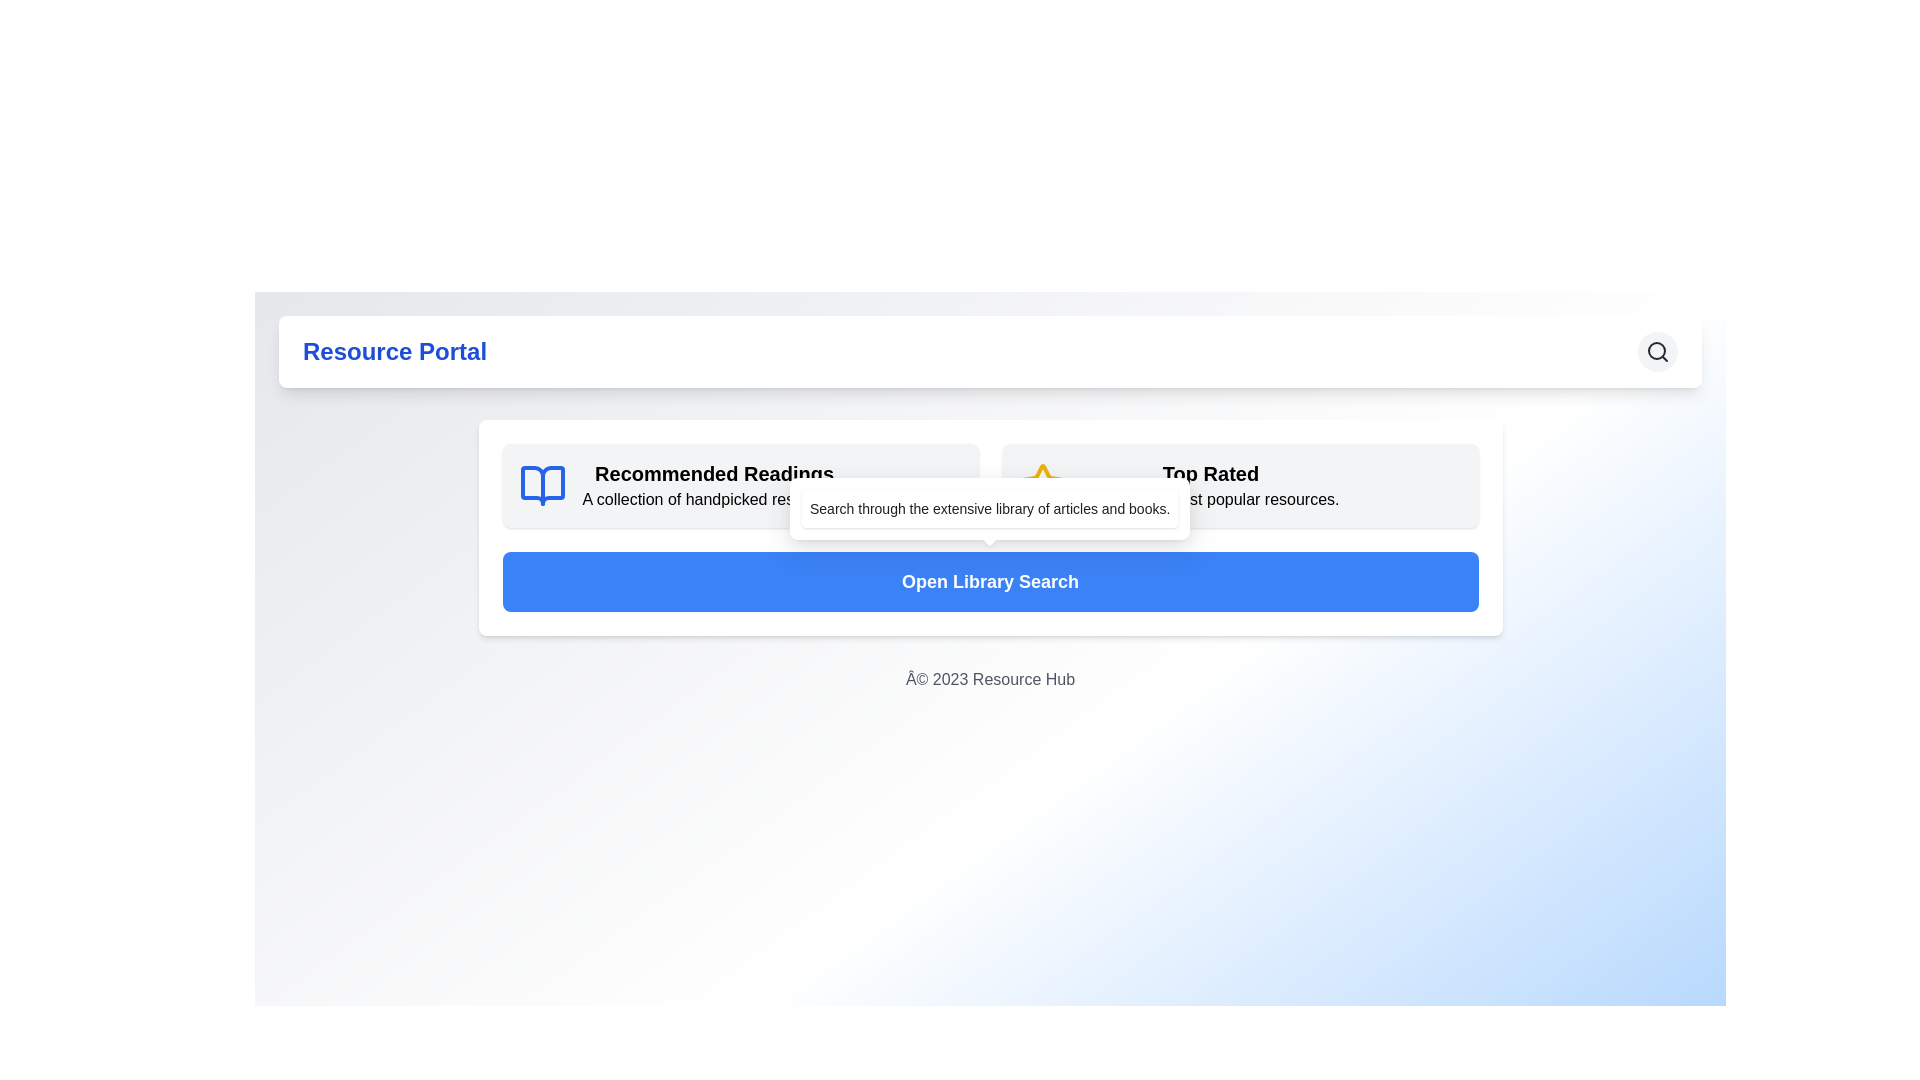 The width and height of the screenshot is (1920, 1080). I want to click on the static text display that shows the copyright statement, located at the bottom-center of the interface, just below the 'Open Library Search' button, so click(990, 678).